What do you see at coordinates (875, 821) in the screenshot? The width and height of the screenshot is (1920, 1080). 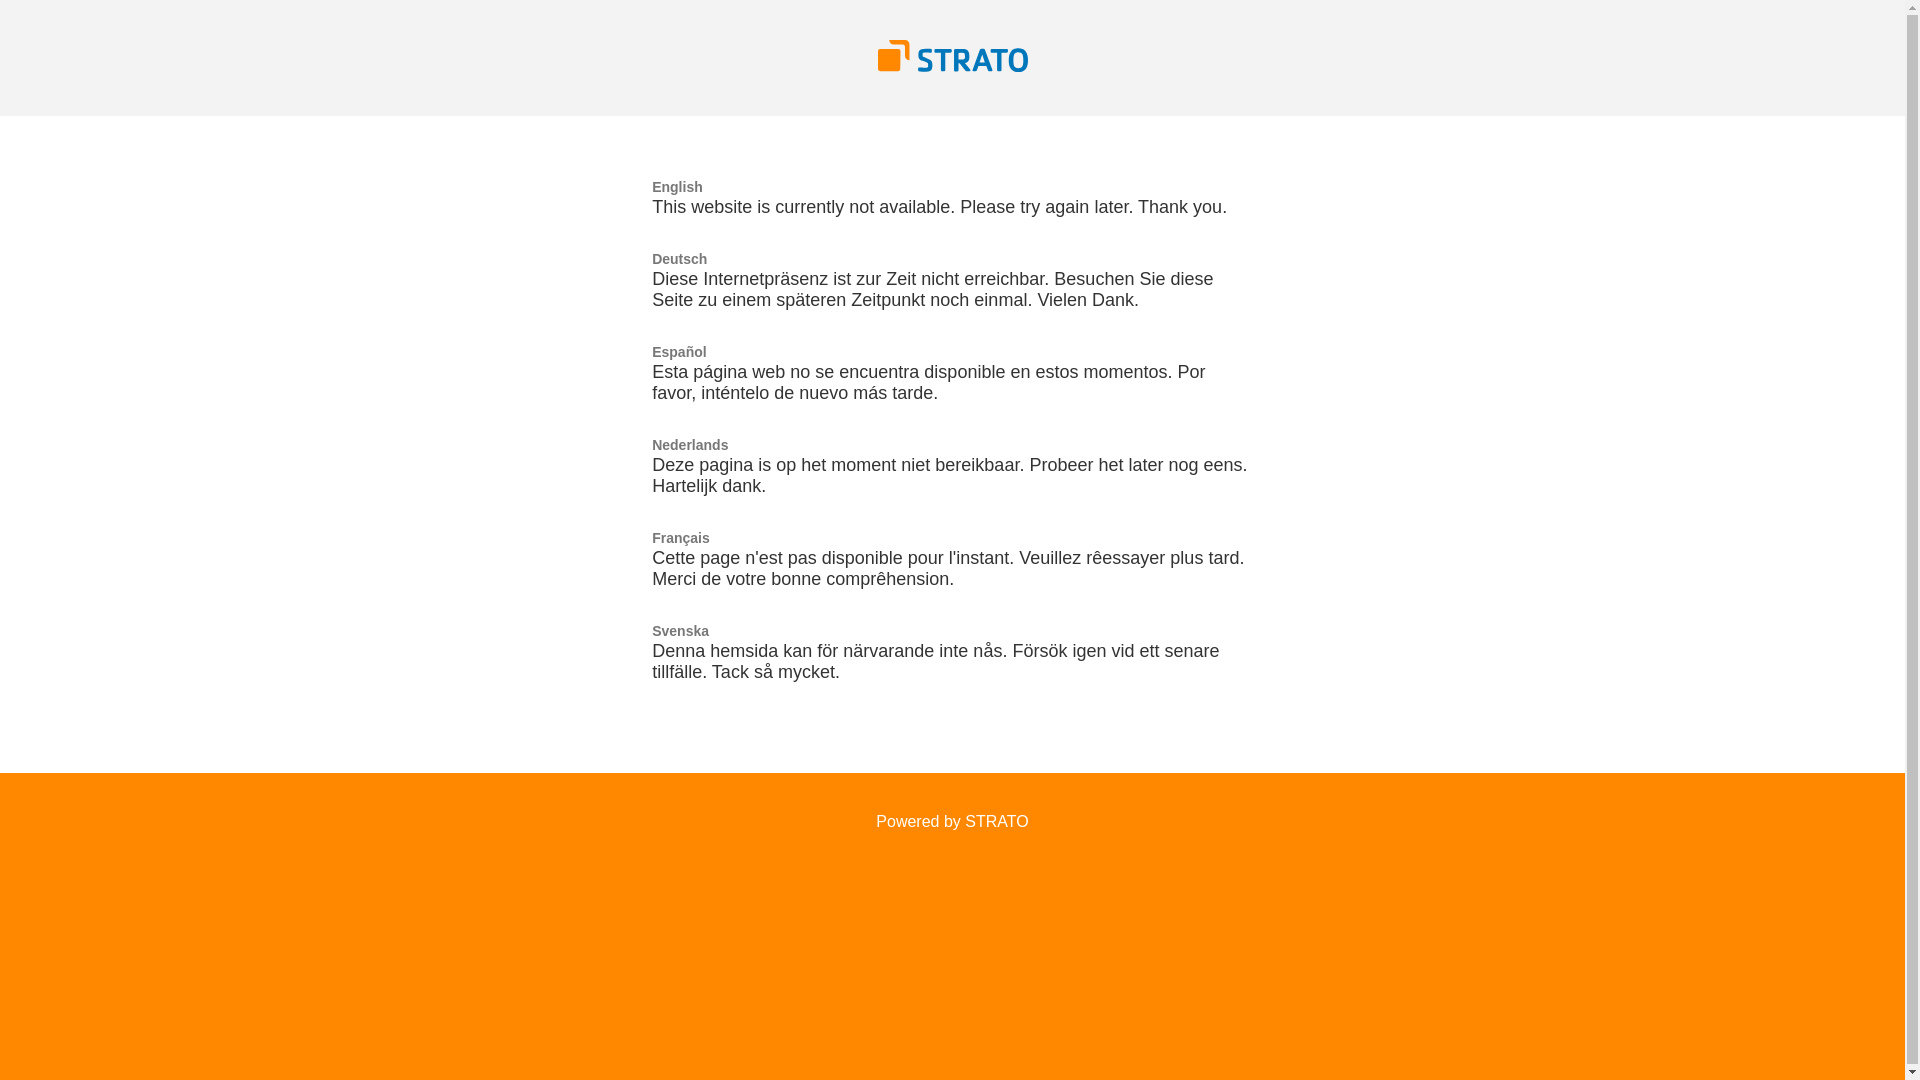 I see `'Powered by STRATO'` at bounding box center [875, 821].